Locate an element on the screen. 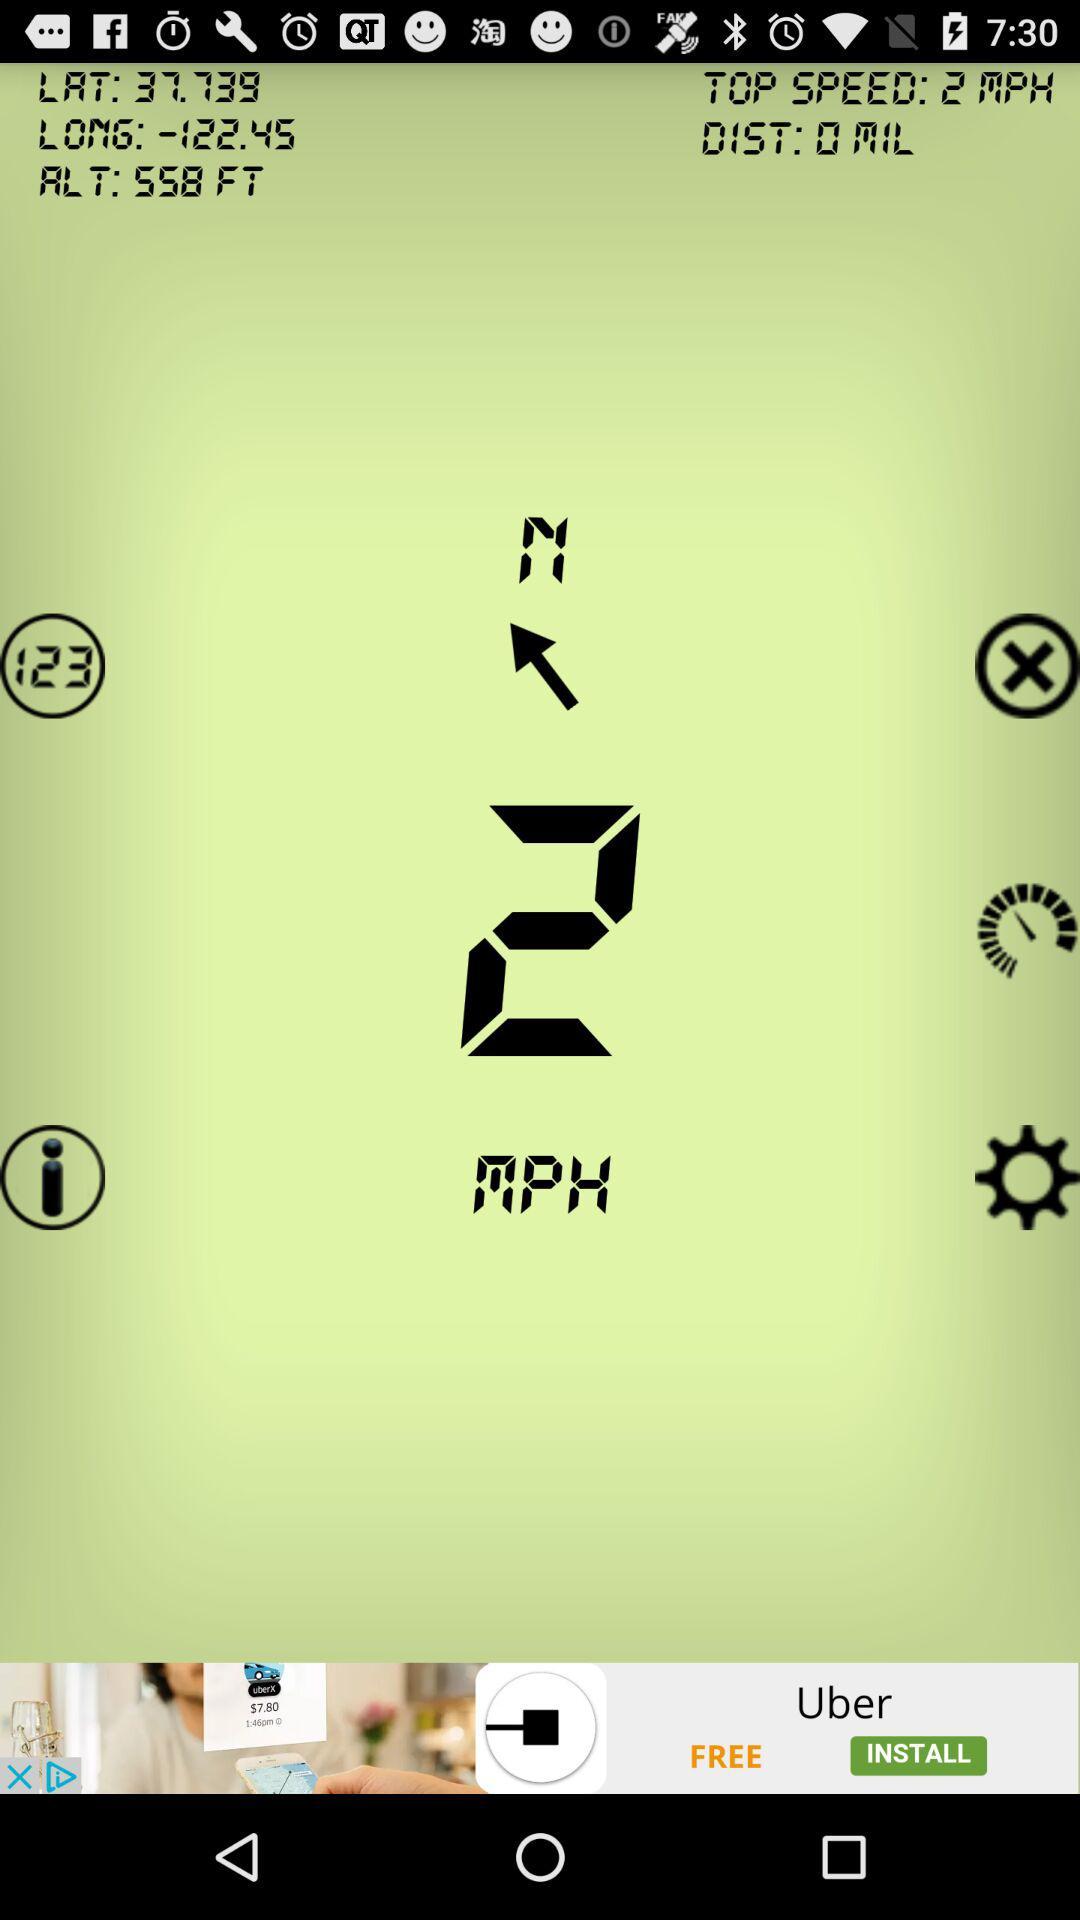  advertise an app is located at coordinates (540, 1727).